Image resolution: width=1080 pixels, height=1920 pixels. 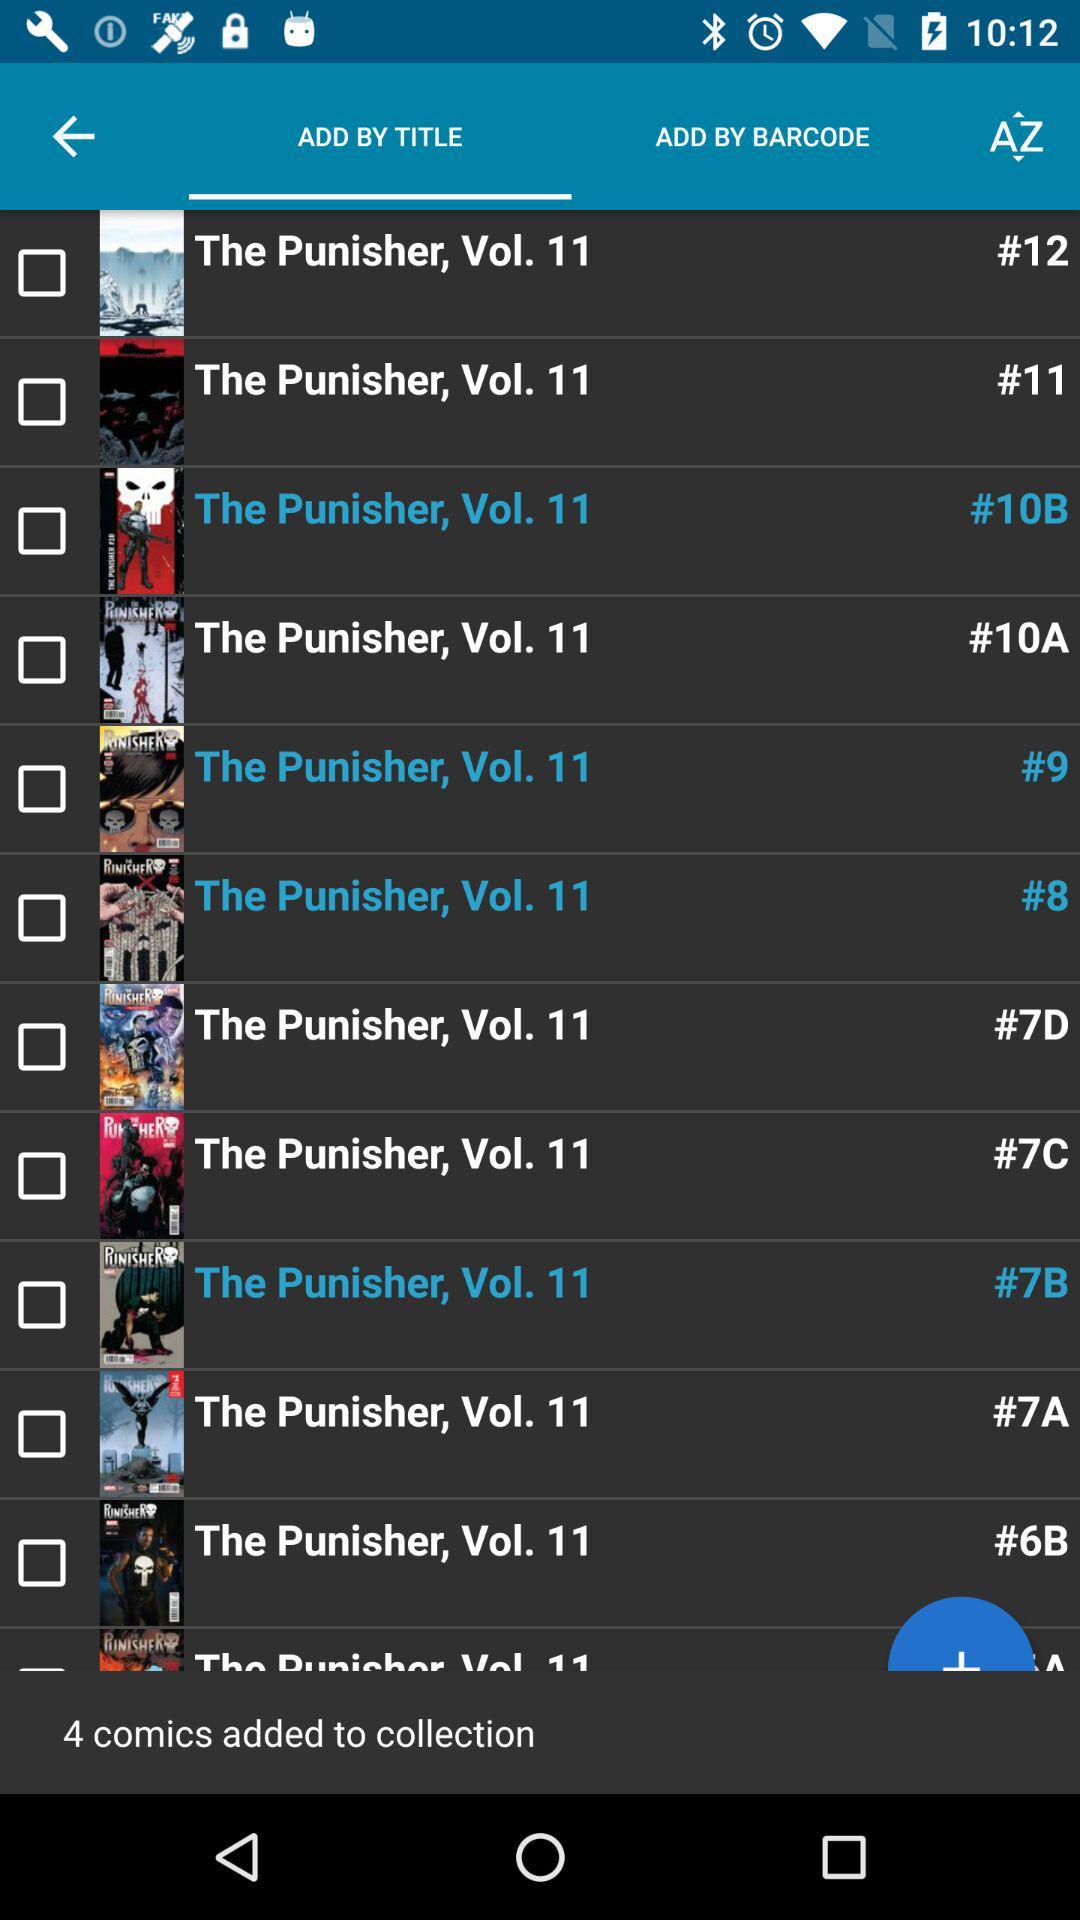 I want to click on the image on the left side of character 9, so click(x=141, y=787).